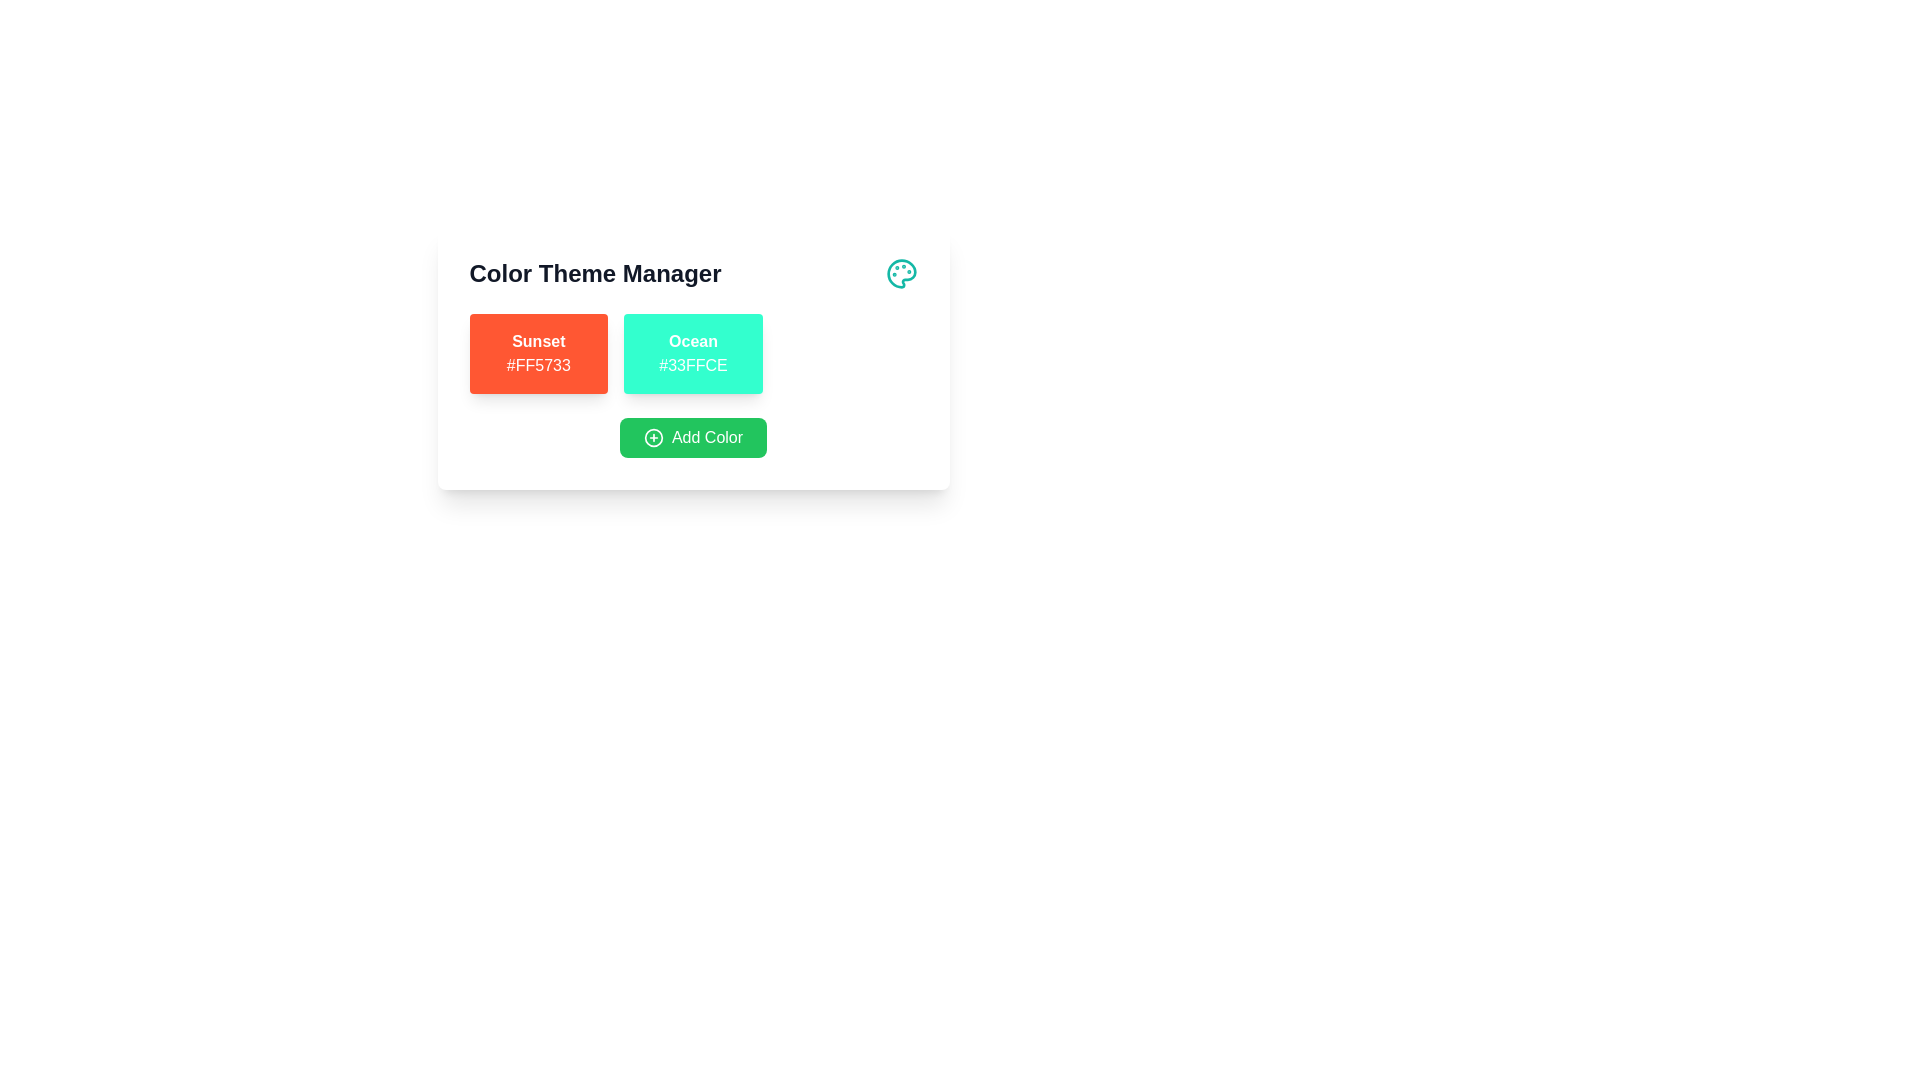  What do you see at coordinates (693, 353) in the screenshot?
I see `the middle card with a bright cyan background that contains the title 'Ocean' and the code '#33FFCE' in the Color Theme Manager section` at bounding box center [693, 353].